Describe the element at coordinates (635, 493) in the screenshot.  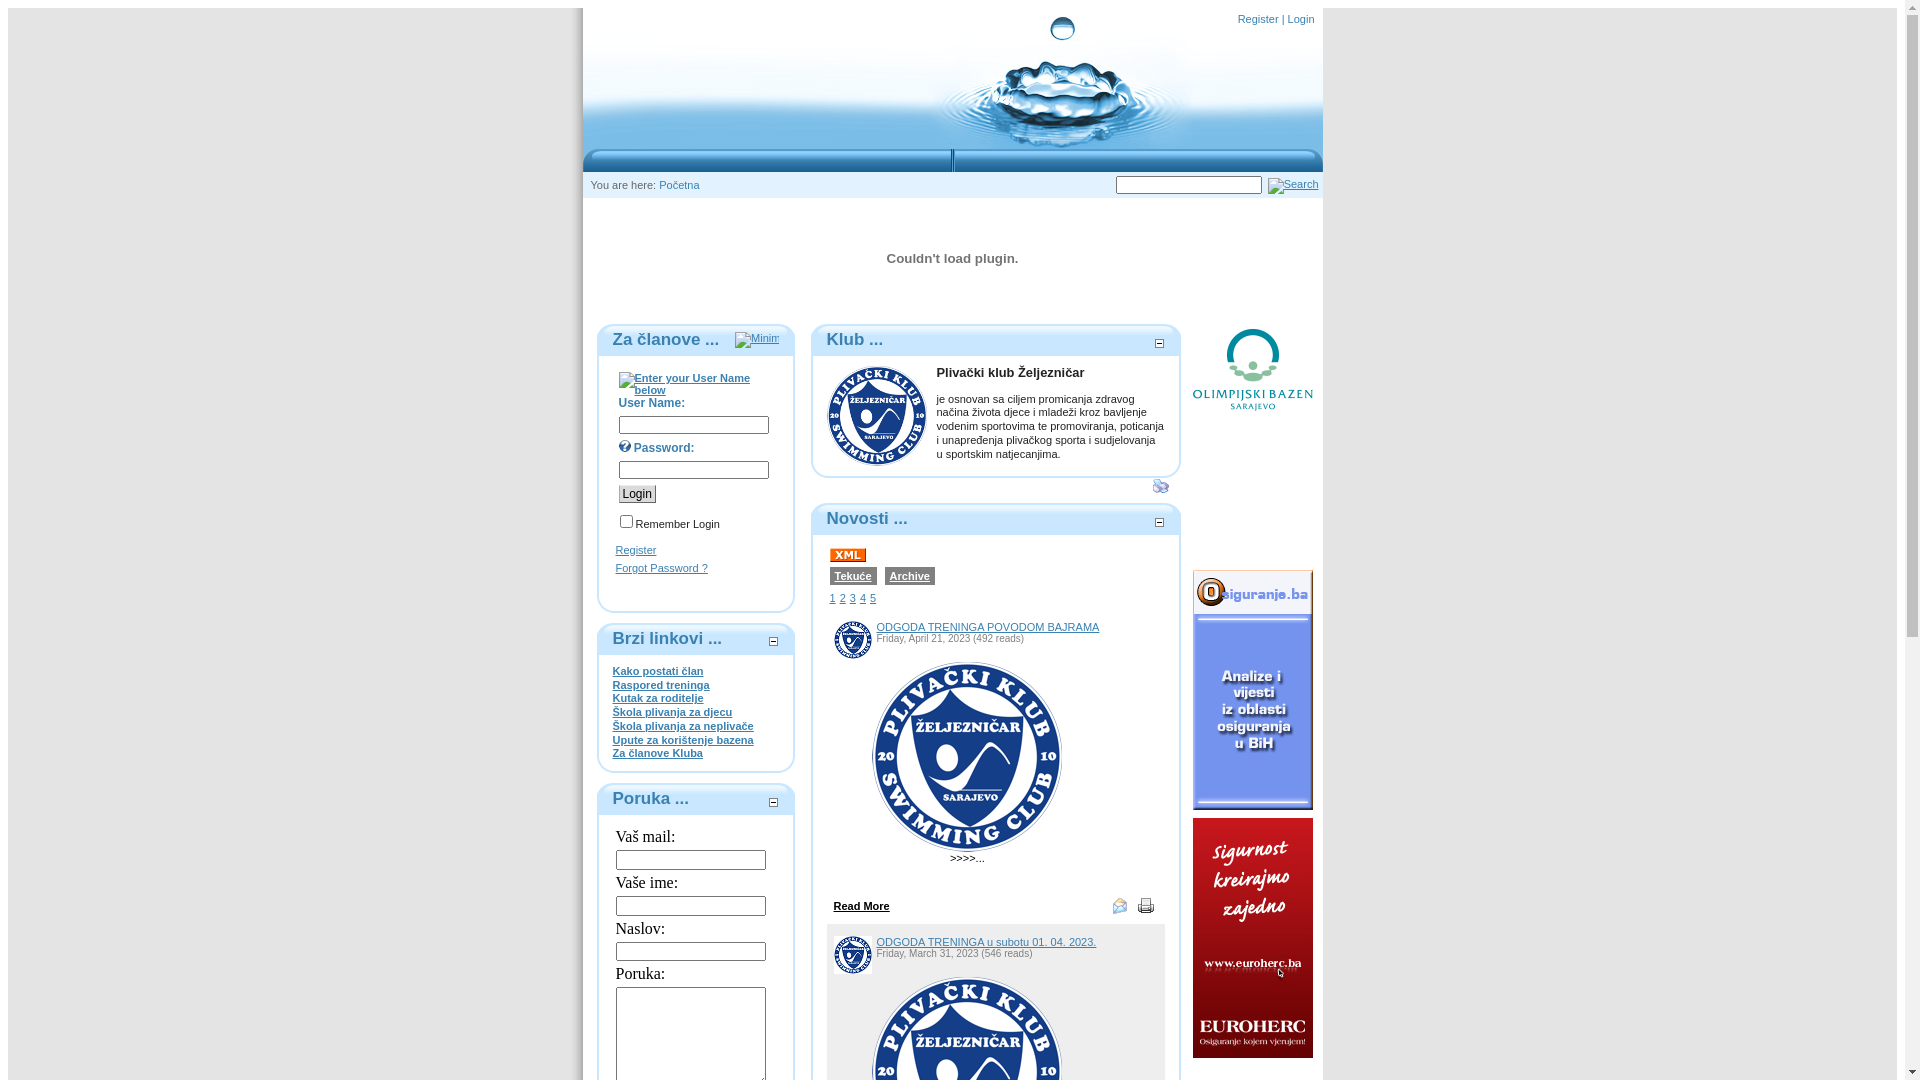
I see `'Login'` at that location.